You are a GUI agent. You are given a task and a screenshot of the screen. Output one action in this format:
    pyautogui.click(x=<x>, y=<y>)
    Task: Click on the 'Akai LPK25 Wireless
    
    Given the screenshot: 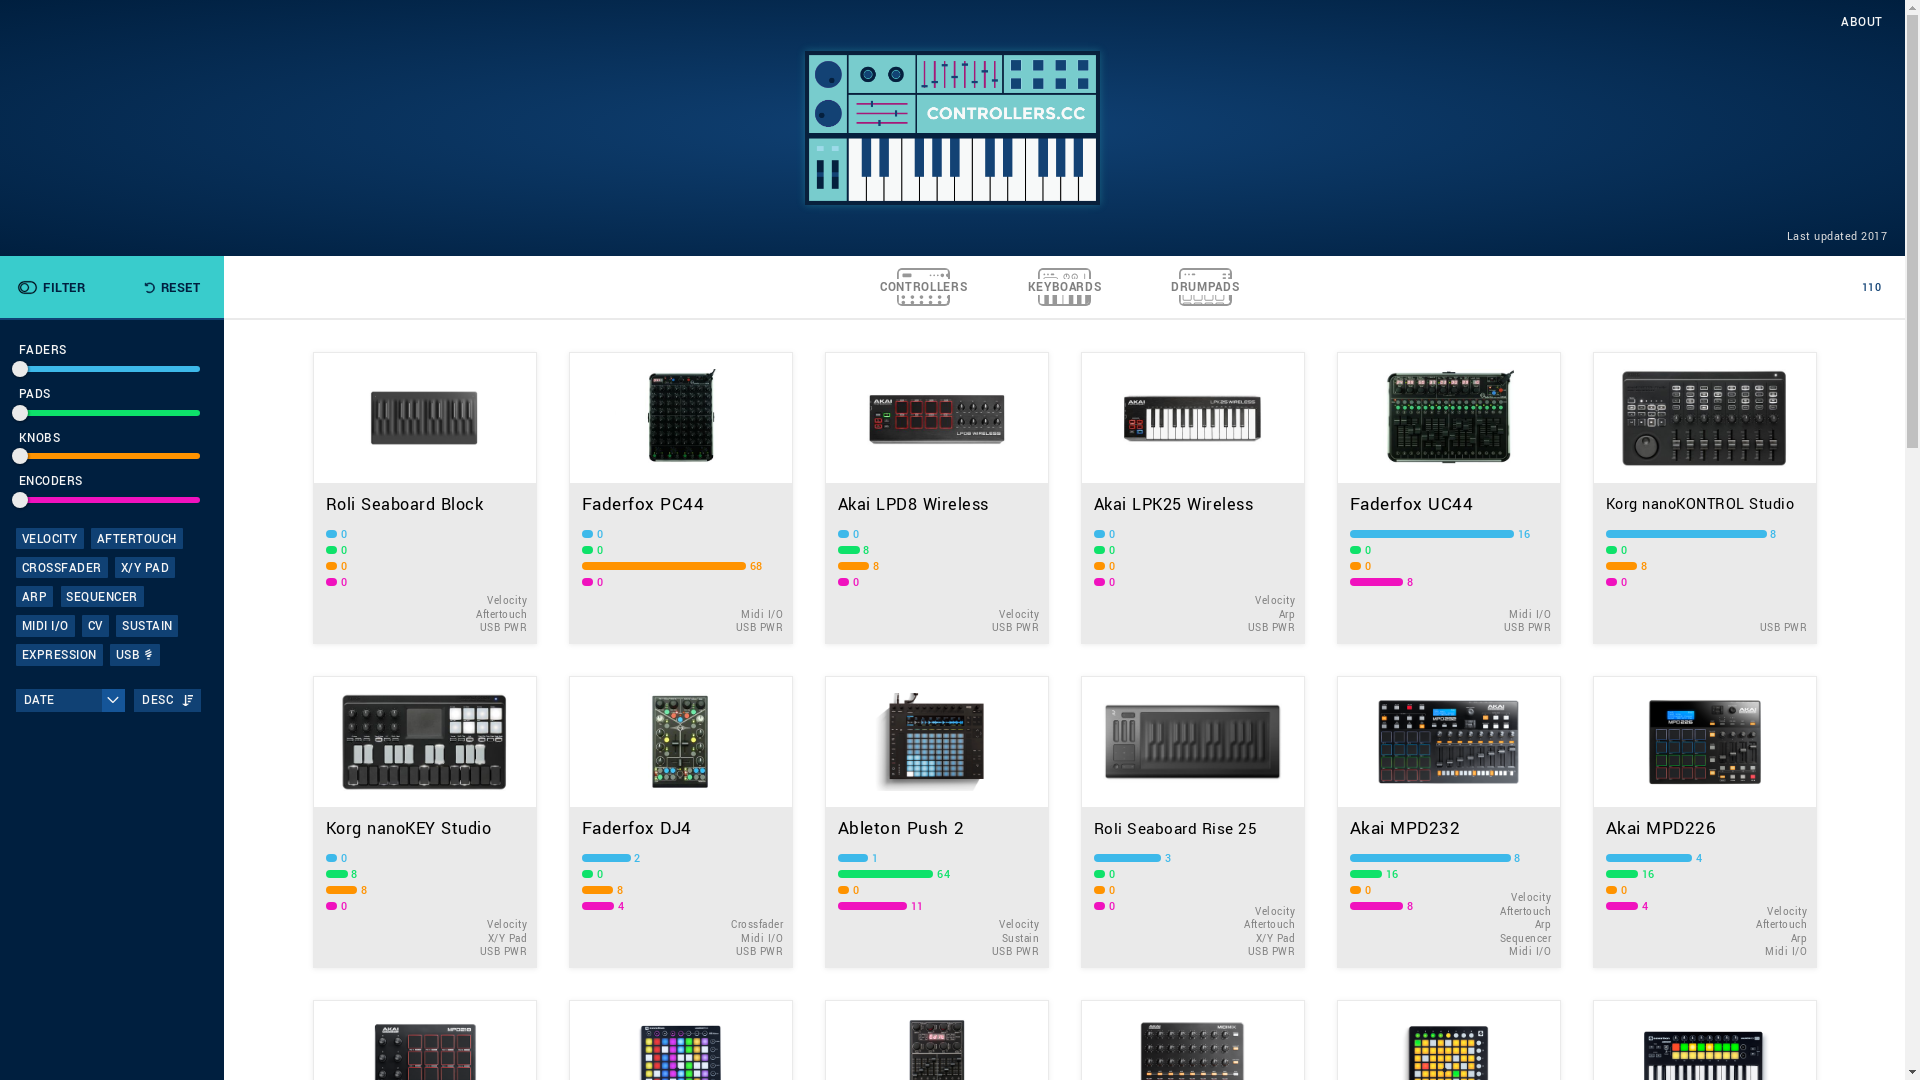 What is the action you would take?
    pyautogui.click(x=1191, y=496)
    